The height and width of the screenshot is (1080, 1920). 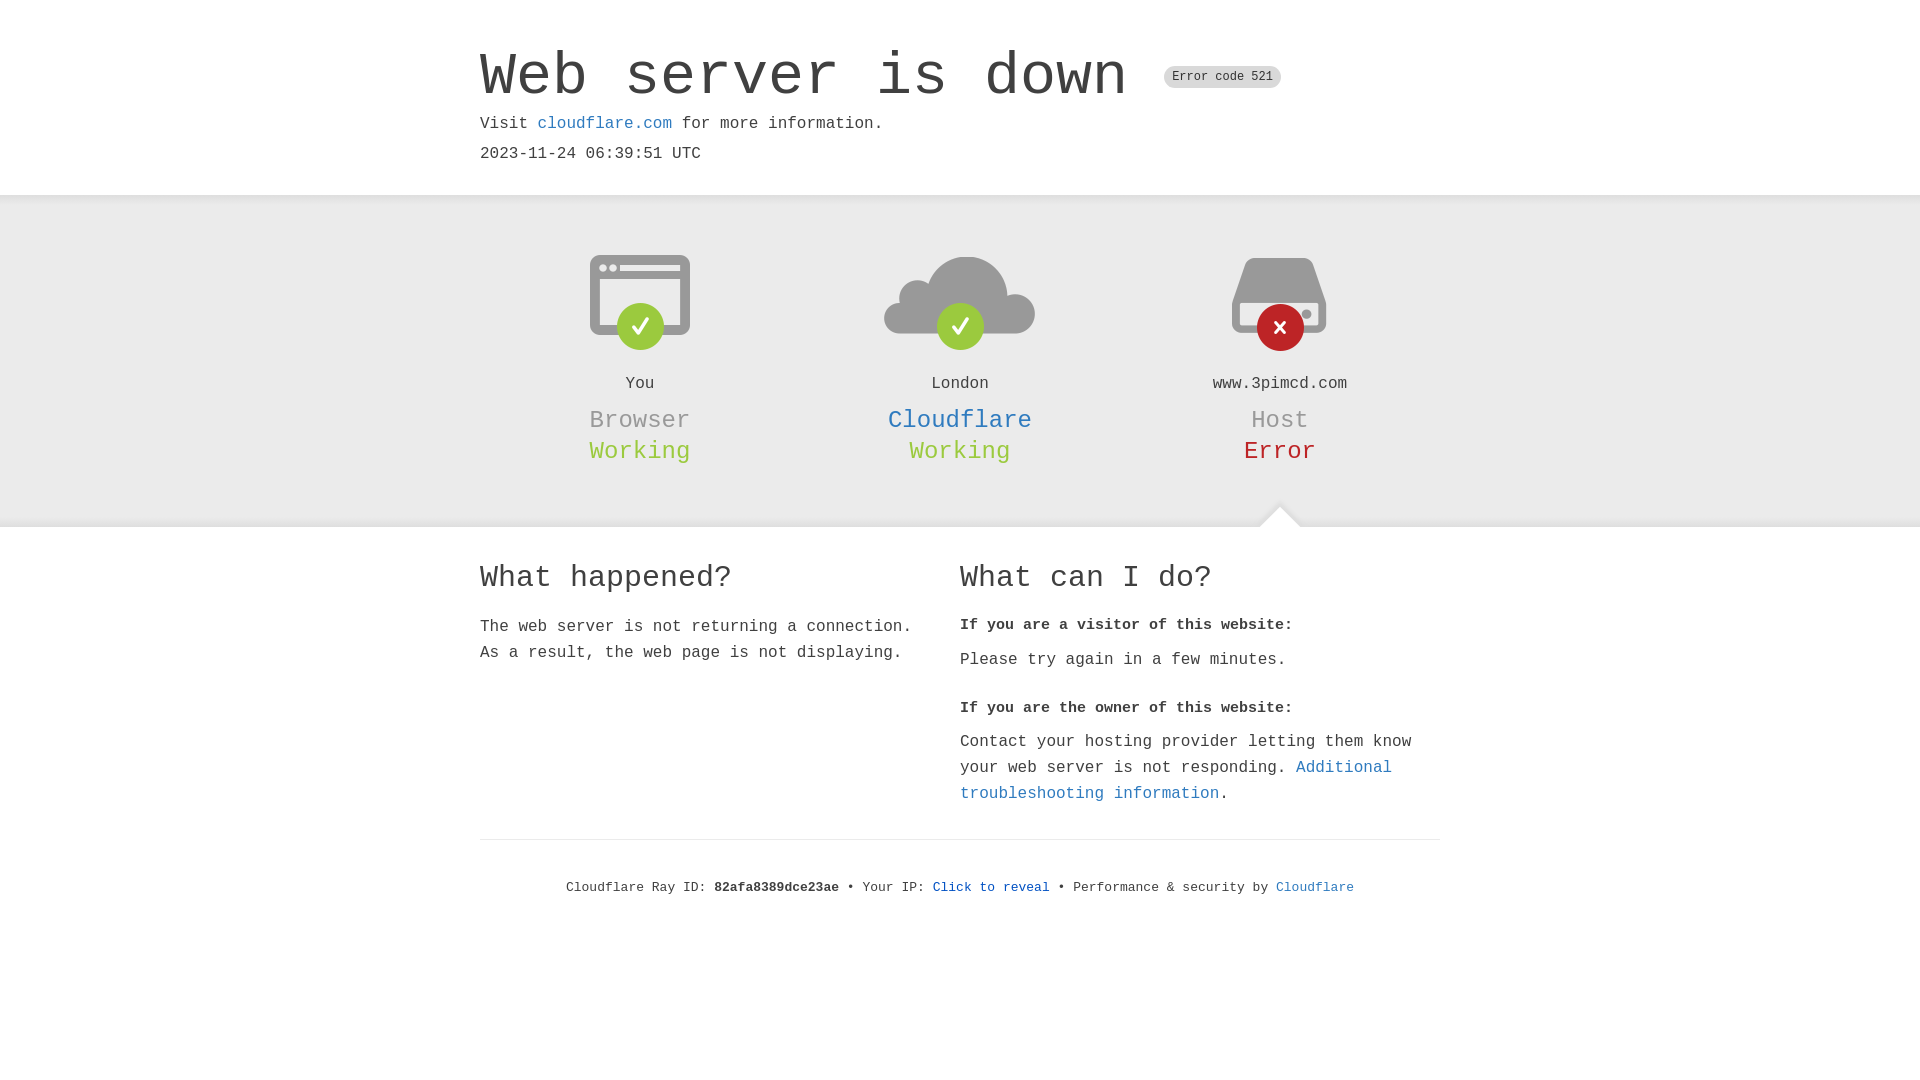 What do you see at coordinates (1176, 779) in the screenshot?
I see `'Additional troubleshooting information'` at bounding box center [1176, 779].